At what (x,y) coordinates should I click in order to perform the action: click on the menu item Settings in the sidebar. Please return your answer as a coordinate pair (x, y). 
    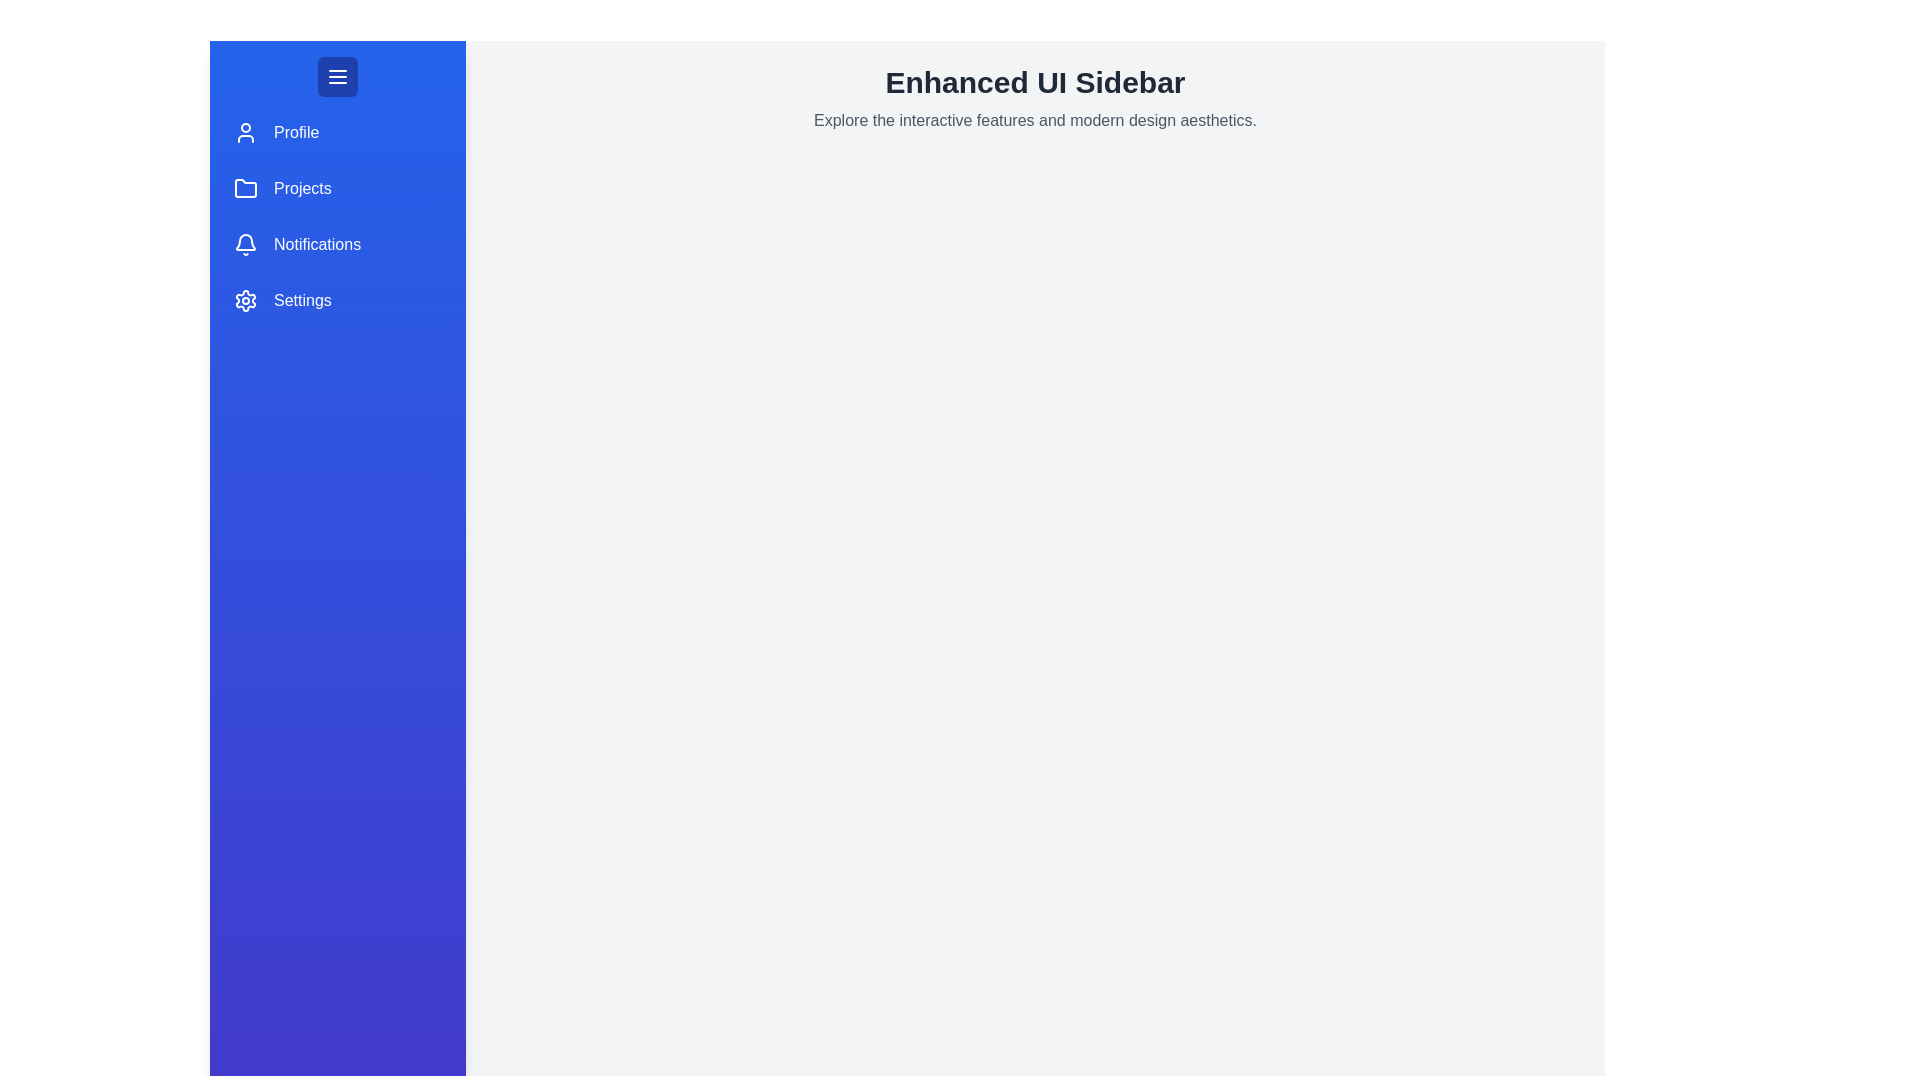
    Looking at the image, I should click on (337, 300).